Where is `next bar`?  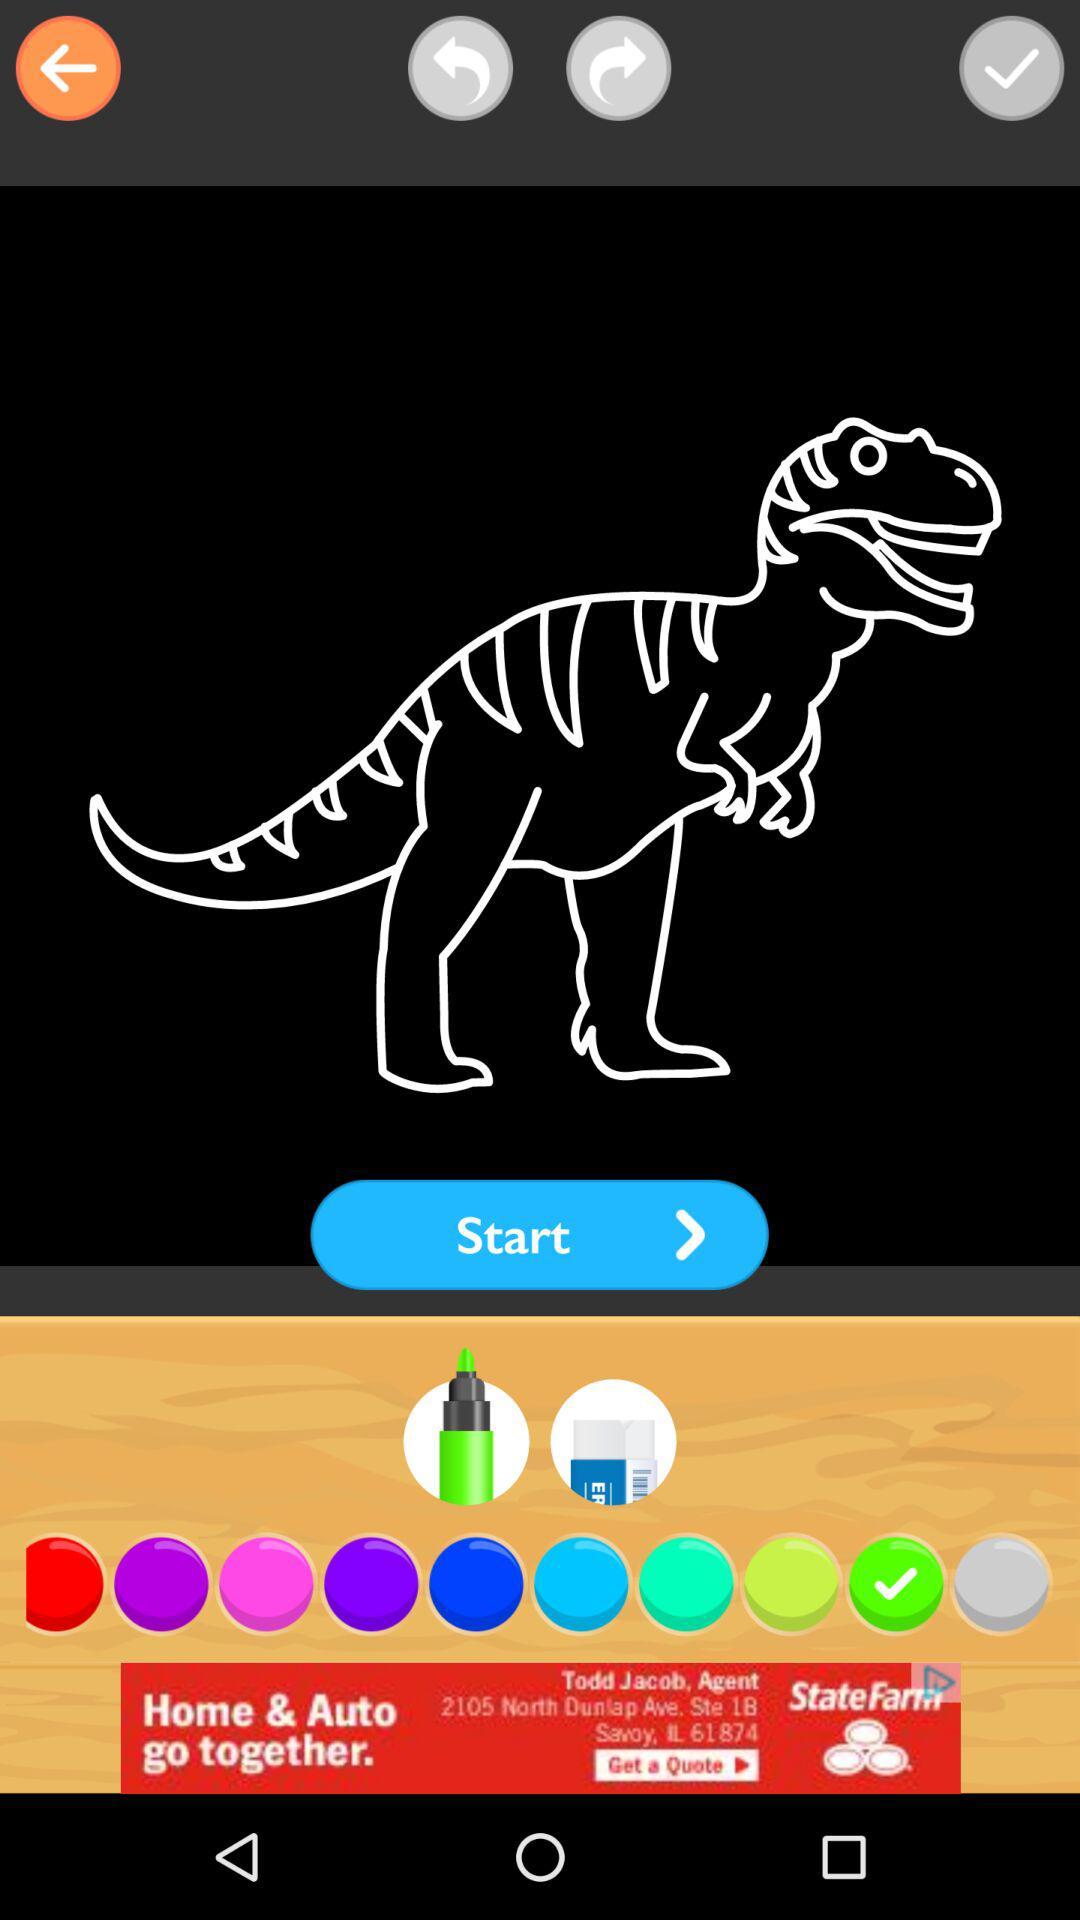
next bar is located at coordinates (617, 68).